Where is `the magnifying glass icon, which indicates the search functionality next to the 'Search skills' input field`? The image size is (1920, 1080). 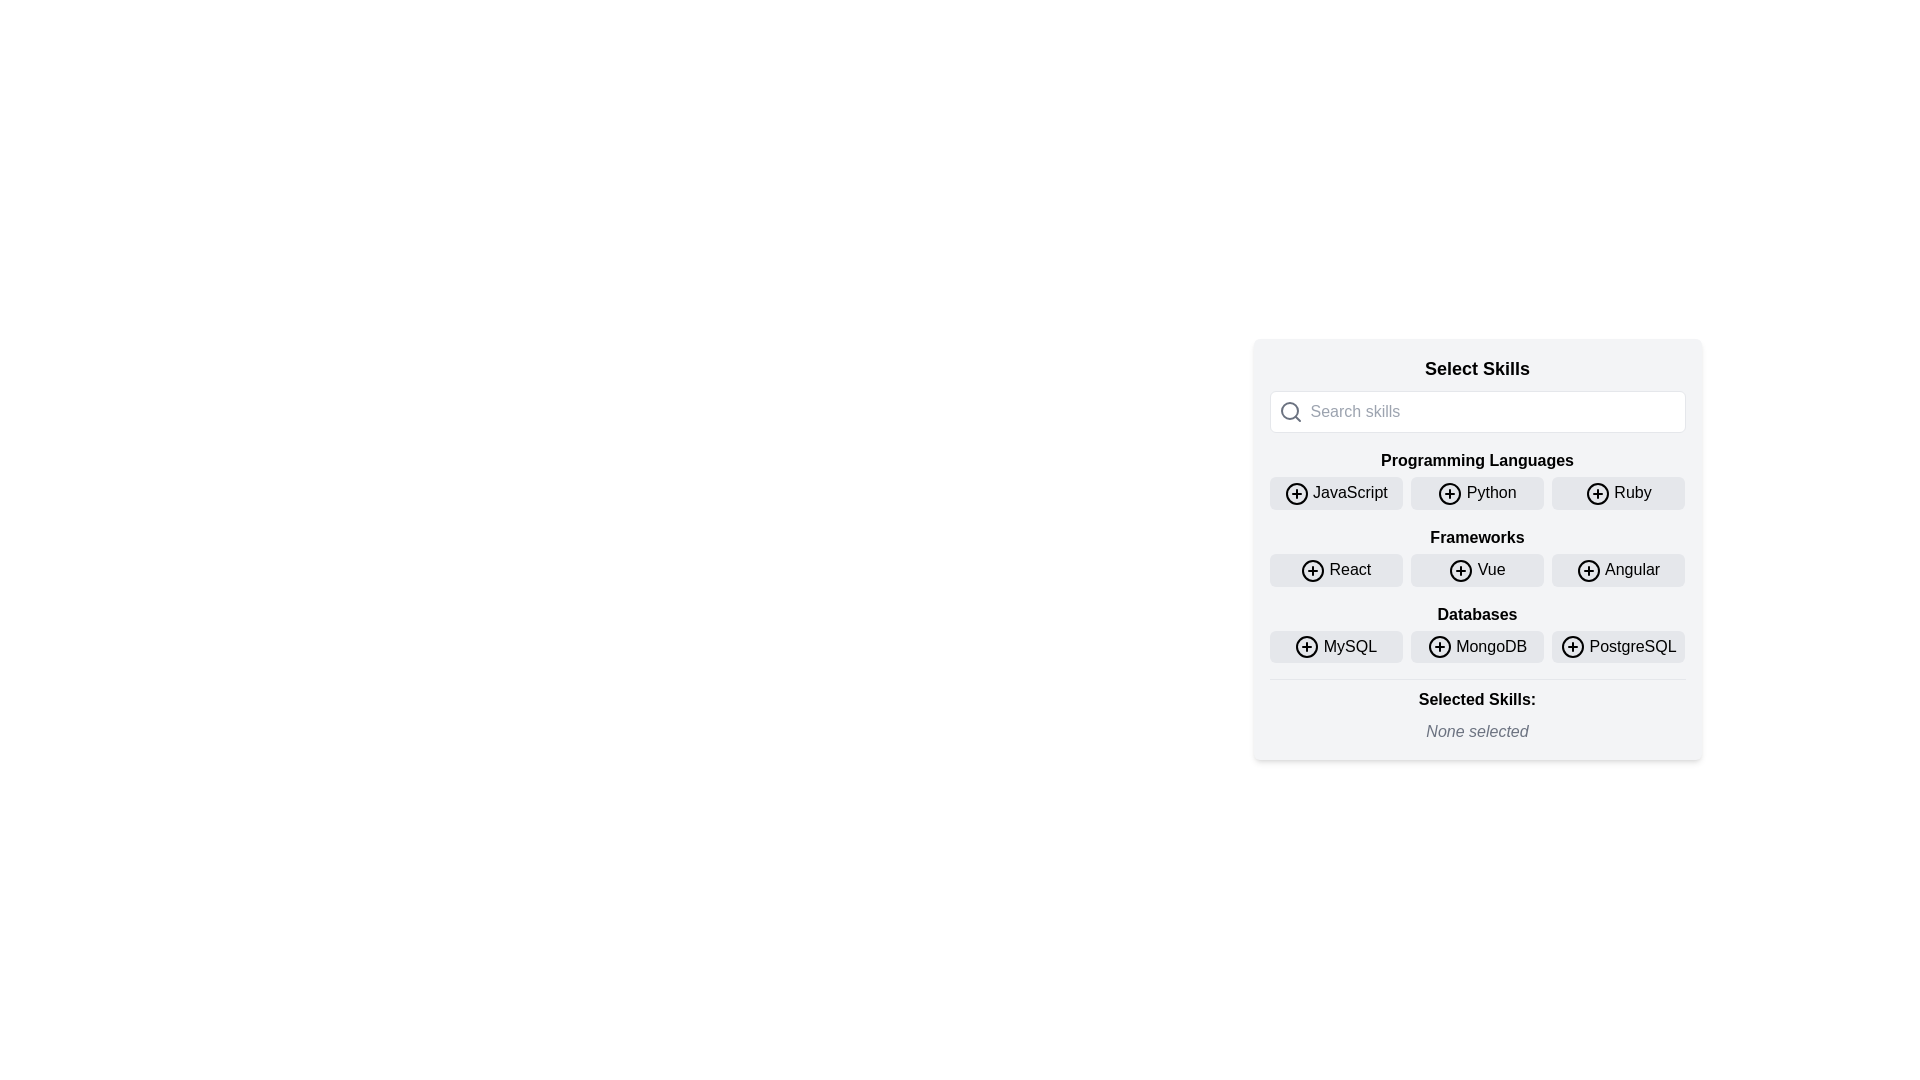
the magnifying glass icon, which indicates the search functionality next to the 'Search skills' input field is located at coordinates (1290, 411).